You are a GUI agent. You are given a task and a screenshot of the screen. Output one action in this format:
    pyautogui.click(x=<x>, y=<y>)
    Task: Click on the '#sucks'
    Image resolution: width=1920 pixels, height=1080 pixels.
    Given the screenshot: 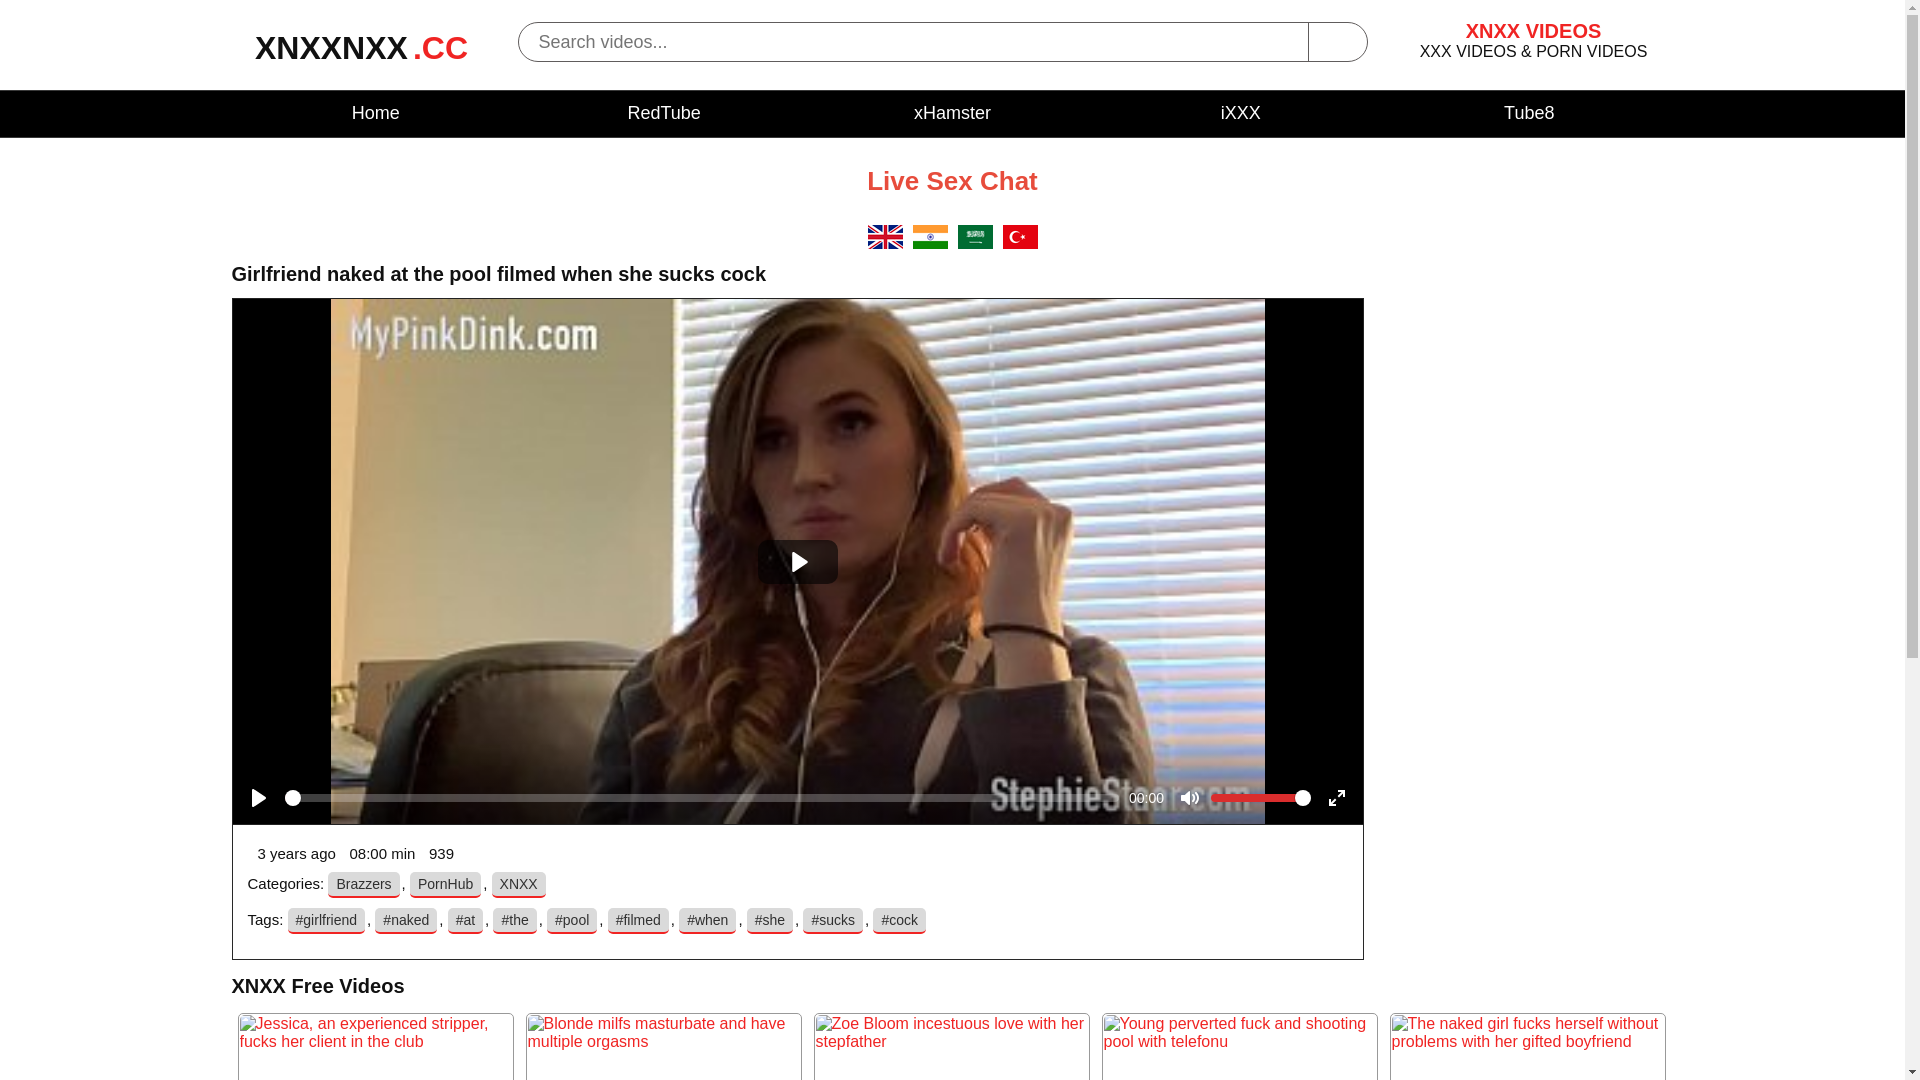 What is the action you would take?
    pyautogui.click(x=833, y=921)
    